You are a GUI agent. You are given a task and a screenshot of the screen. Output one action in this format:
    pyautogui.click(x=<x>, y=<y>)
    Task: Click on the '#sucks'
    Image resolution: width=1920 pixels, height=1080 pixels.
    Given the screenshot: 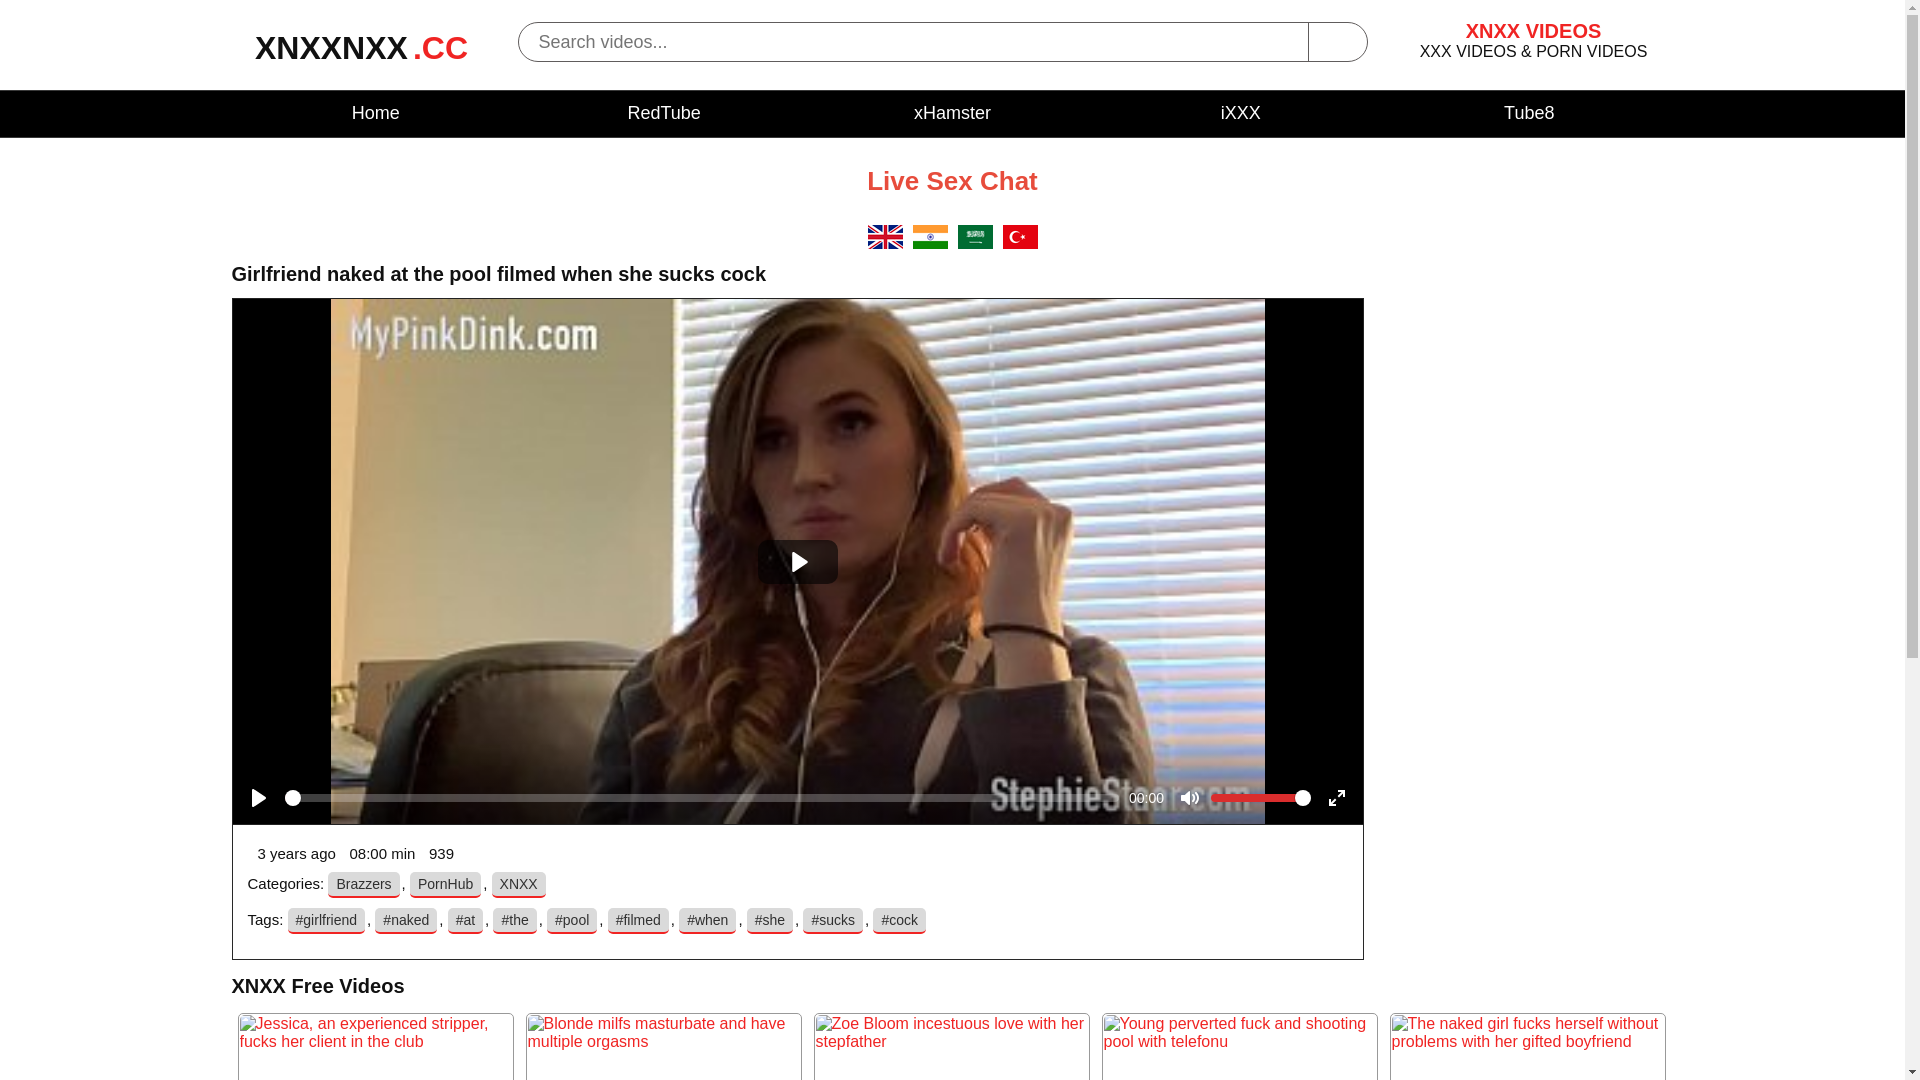 What is the action you would take?
    pyautogui.click(x=833, y=921)
    